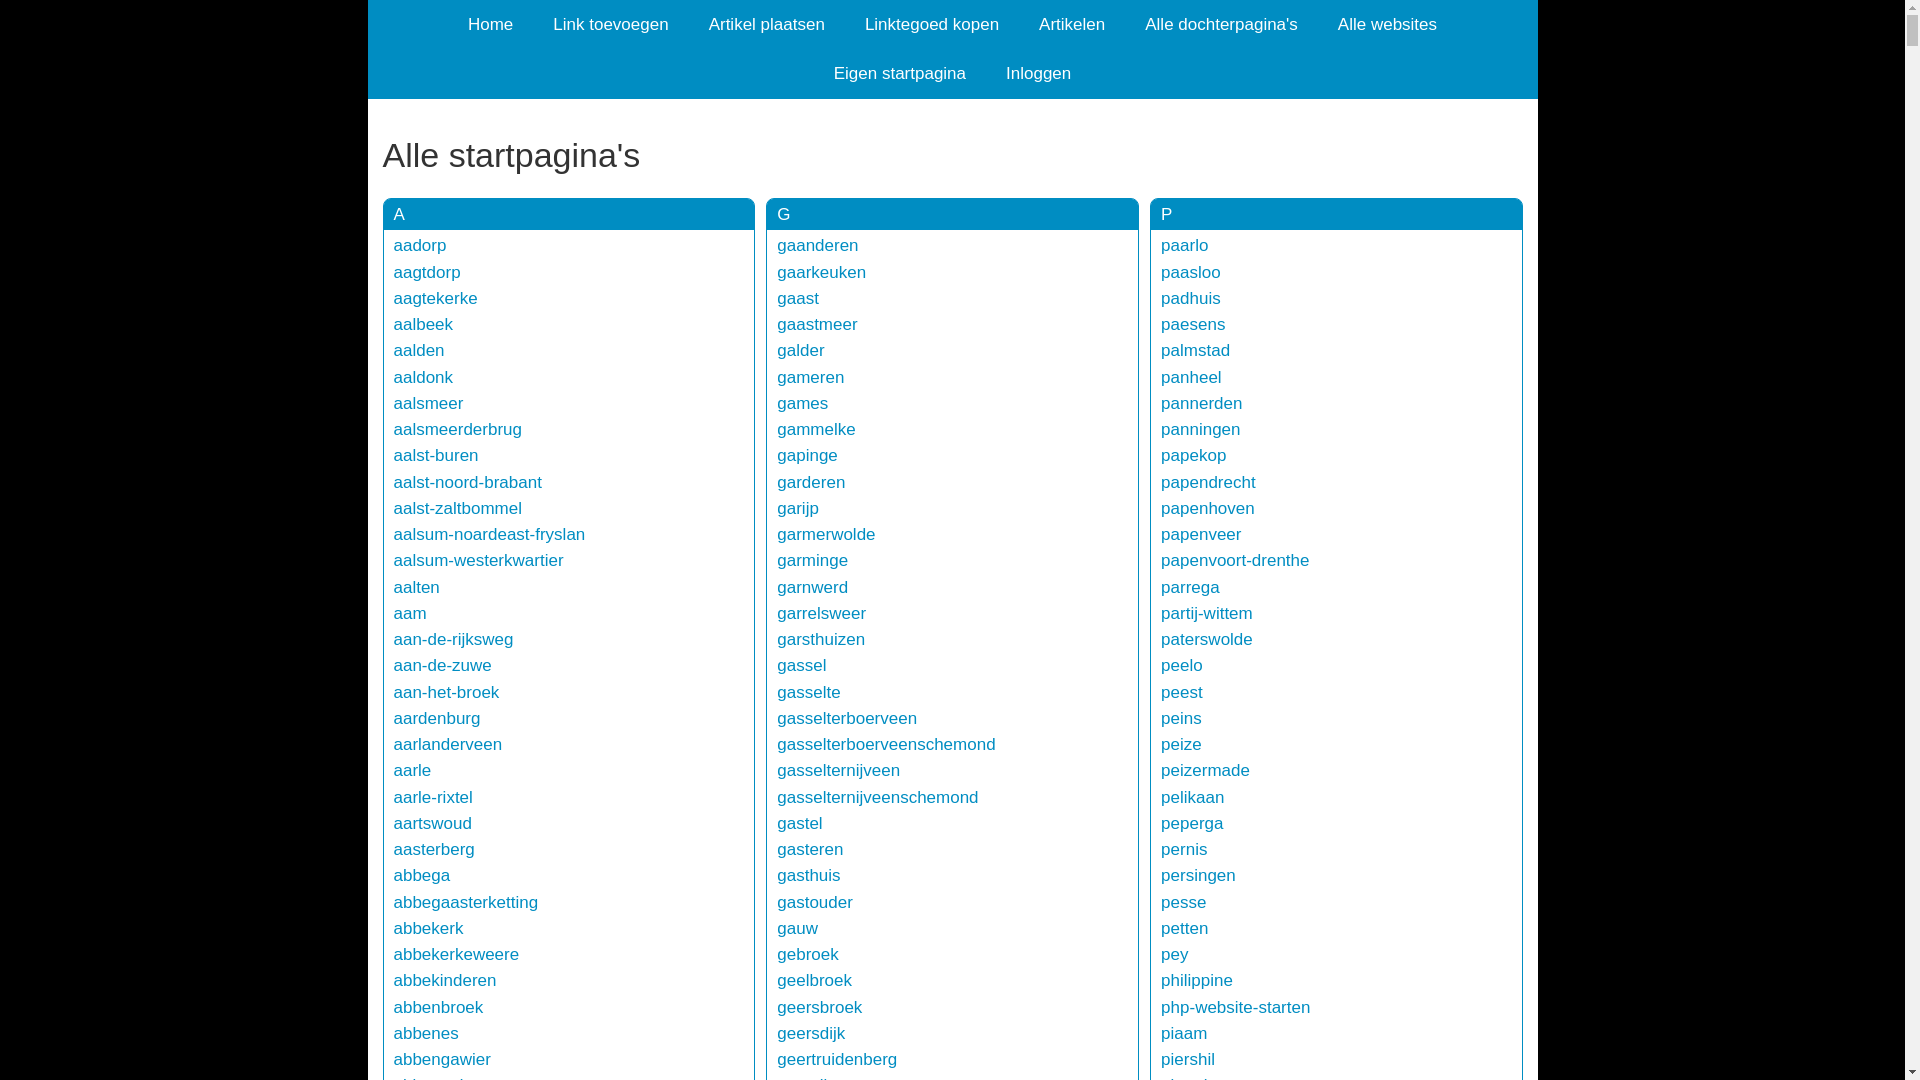 This screenshot has height=1080, width=1920. Describe the element at coordinates (807, 455) in the screenshot. I see `'gapinge'` at that location.